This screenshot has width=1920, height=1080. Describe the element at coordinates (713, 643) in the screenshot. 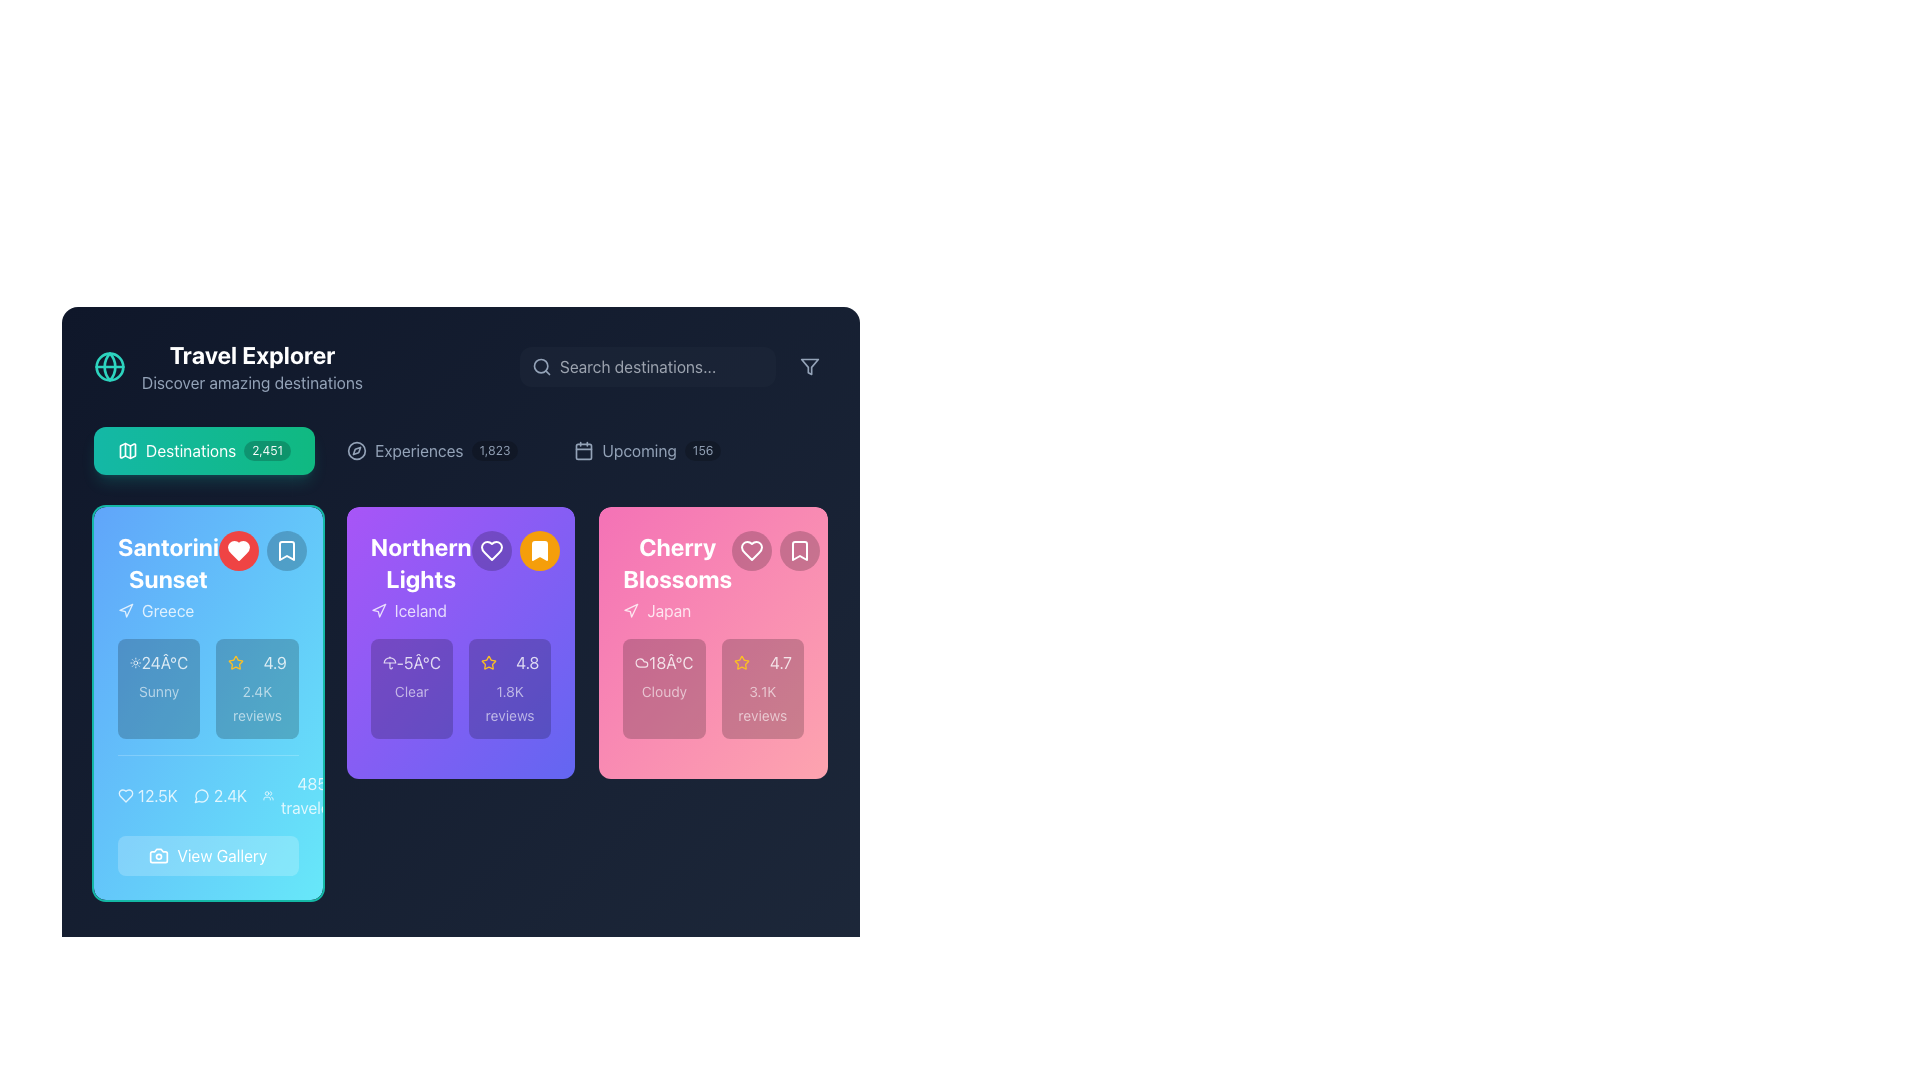

I see `the destination details panel labeled 'Cherry Blossoms', which is the third card in a horizontal group of cards located in the central right portion of the interface` at that location.